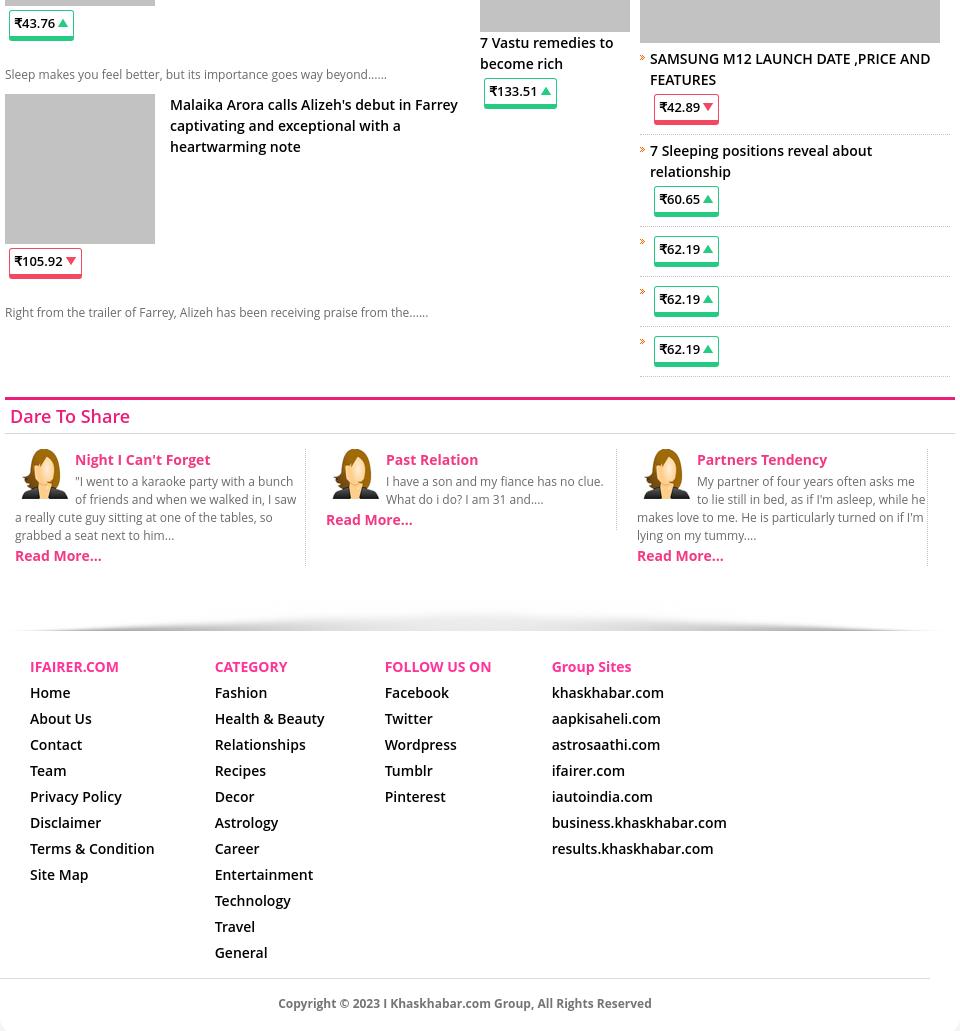  What do you see at coordinates (407, 768) in the screenshot?
I see `'Tumblr'` at bounding box center [407, 768].